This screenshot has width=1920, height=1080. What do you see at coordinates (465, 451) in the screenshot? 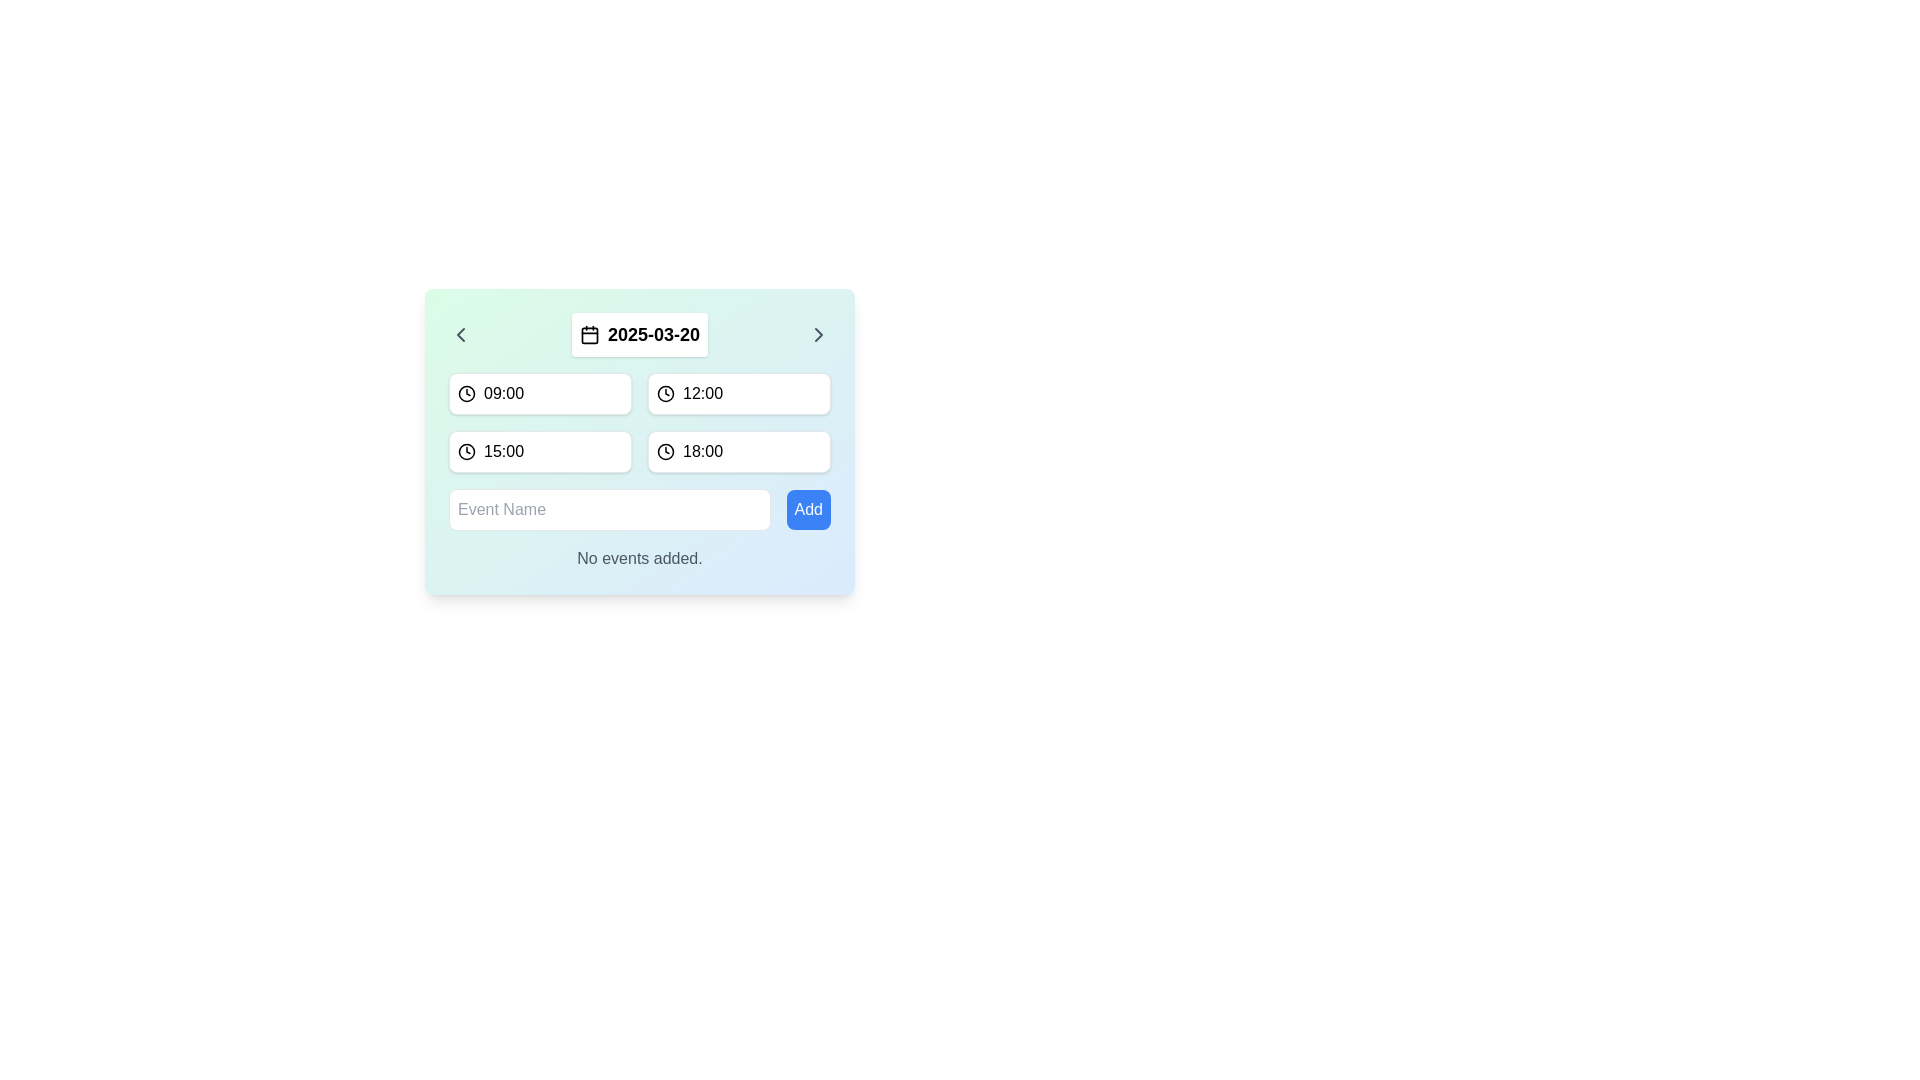
I see `the SVG circle representing the clock icon located to the left of the '15:00' label in the second row of time slots` at bounding box center [465, 451].